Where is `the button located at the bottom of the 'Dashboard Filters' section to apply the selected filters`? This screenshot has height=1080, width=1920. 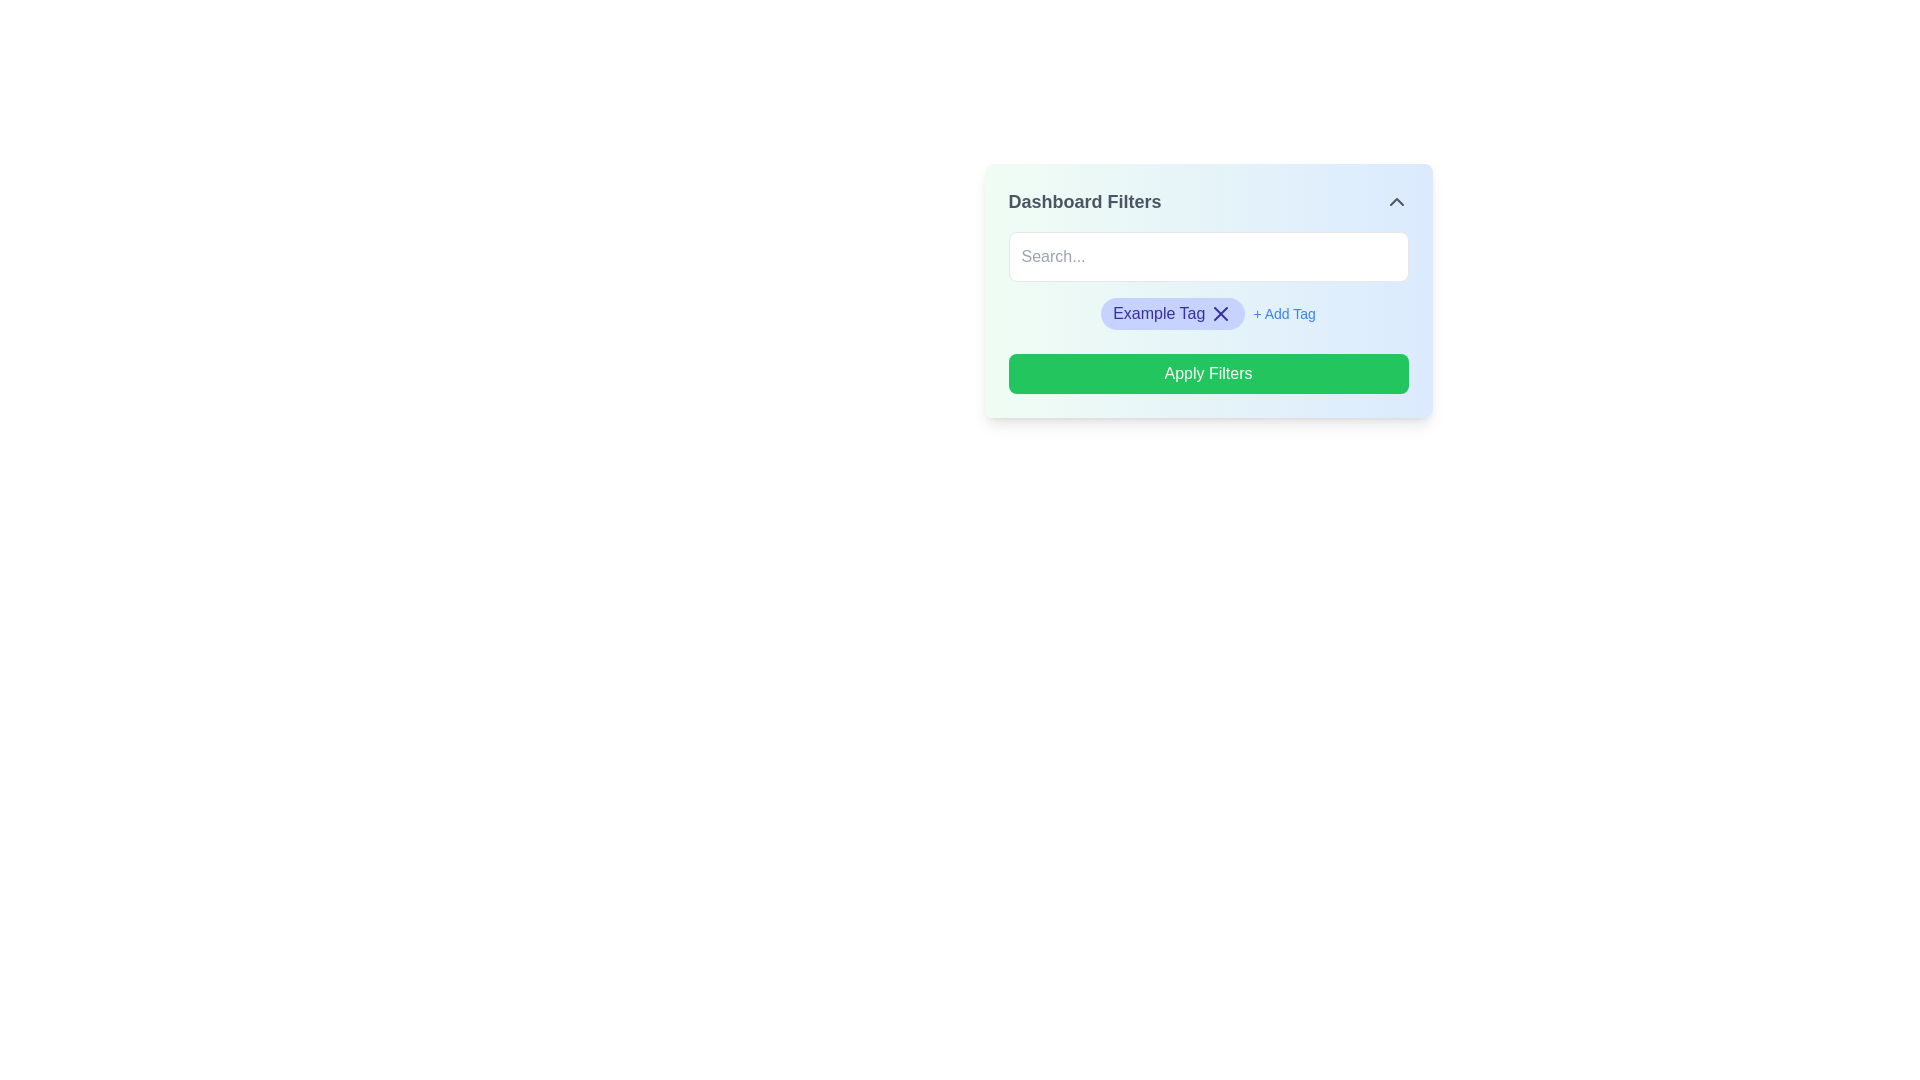 the button located at the bottom of the 'Dashboard Filters' section to apply the selected filters is located at coordinates (1207, 374).